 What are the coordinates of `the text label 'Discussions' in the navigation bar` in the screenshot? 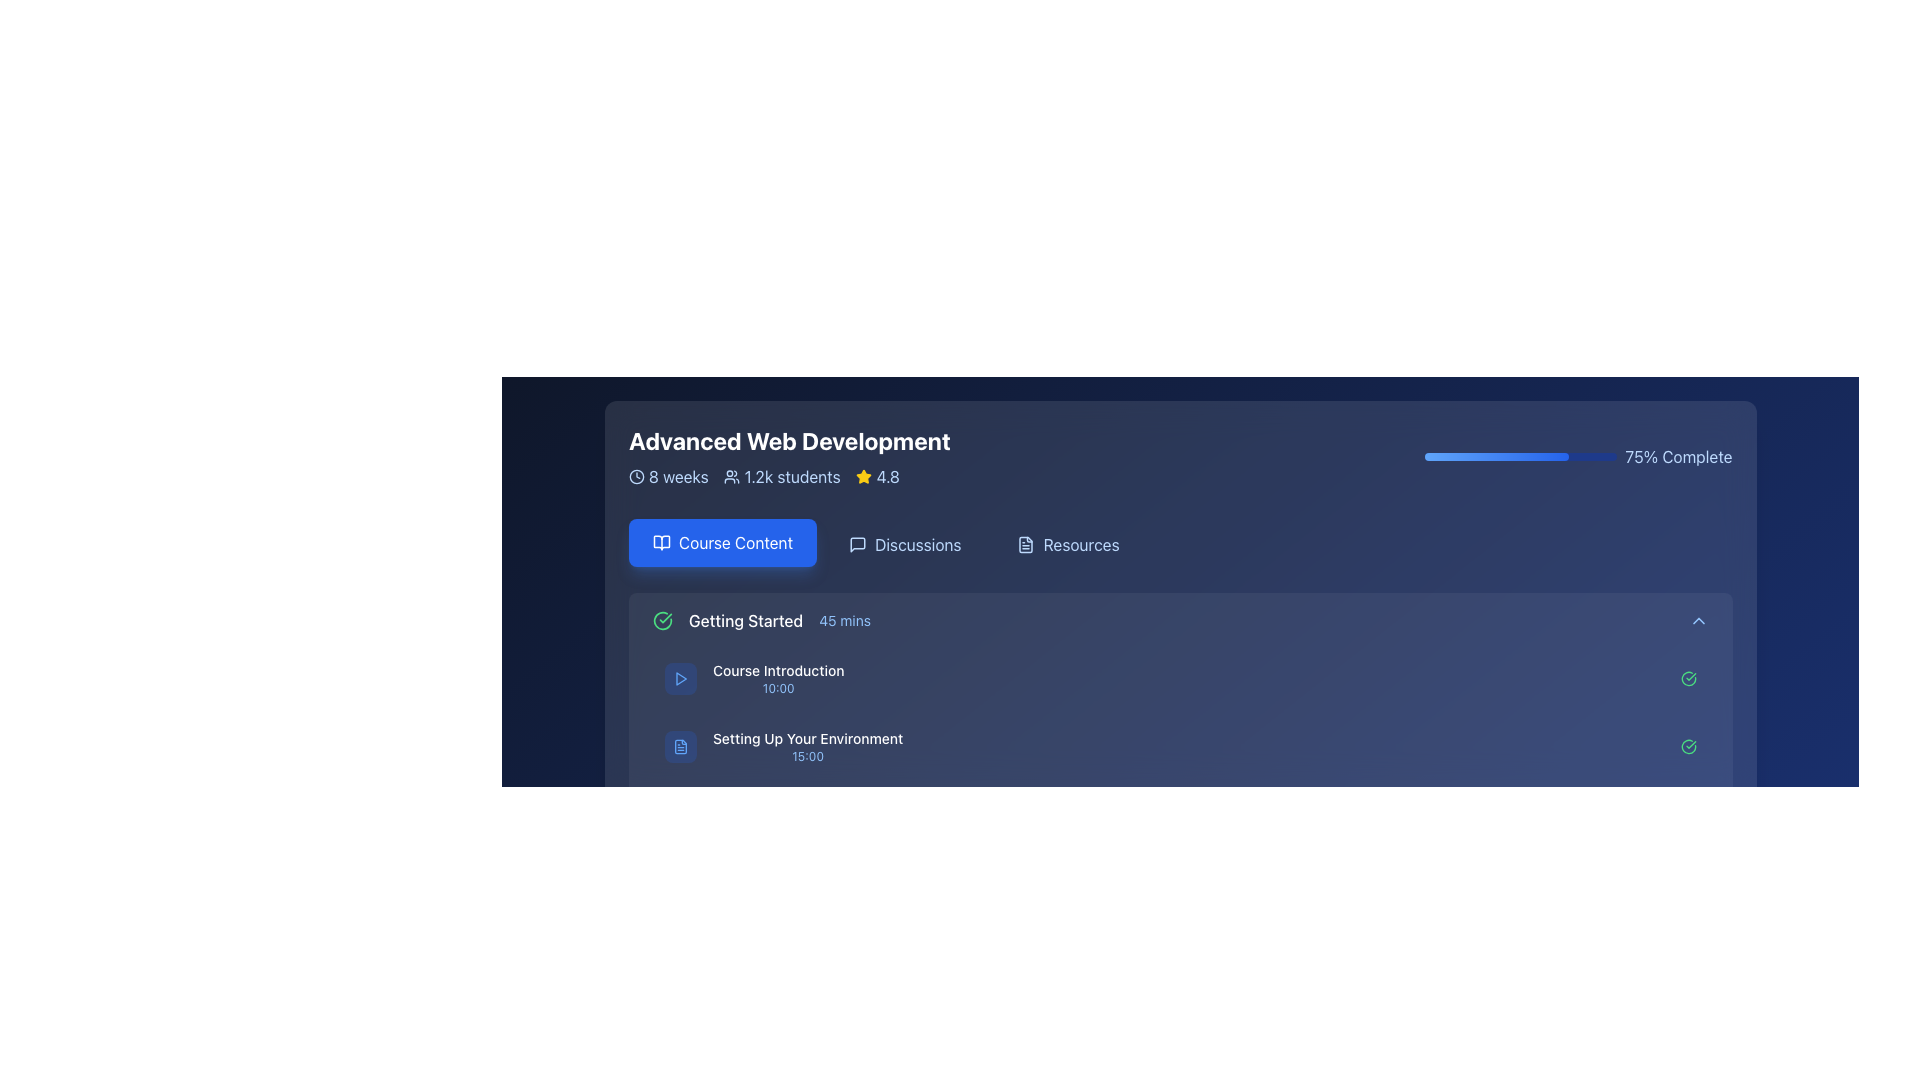 It's located at (916, 544).